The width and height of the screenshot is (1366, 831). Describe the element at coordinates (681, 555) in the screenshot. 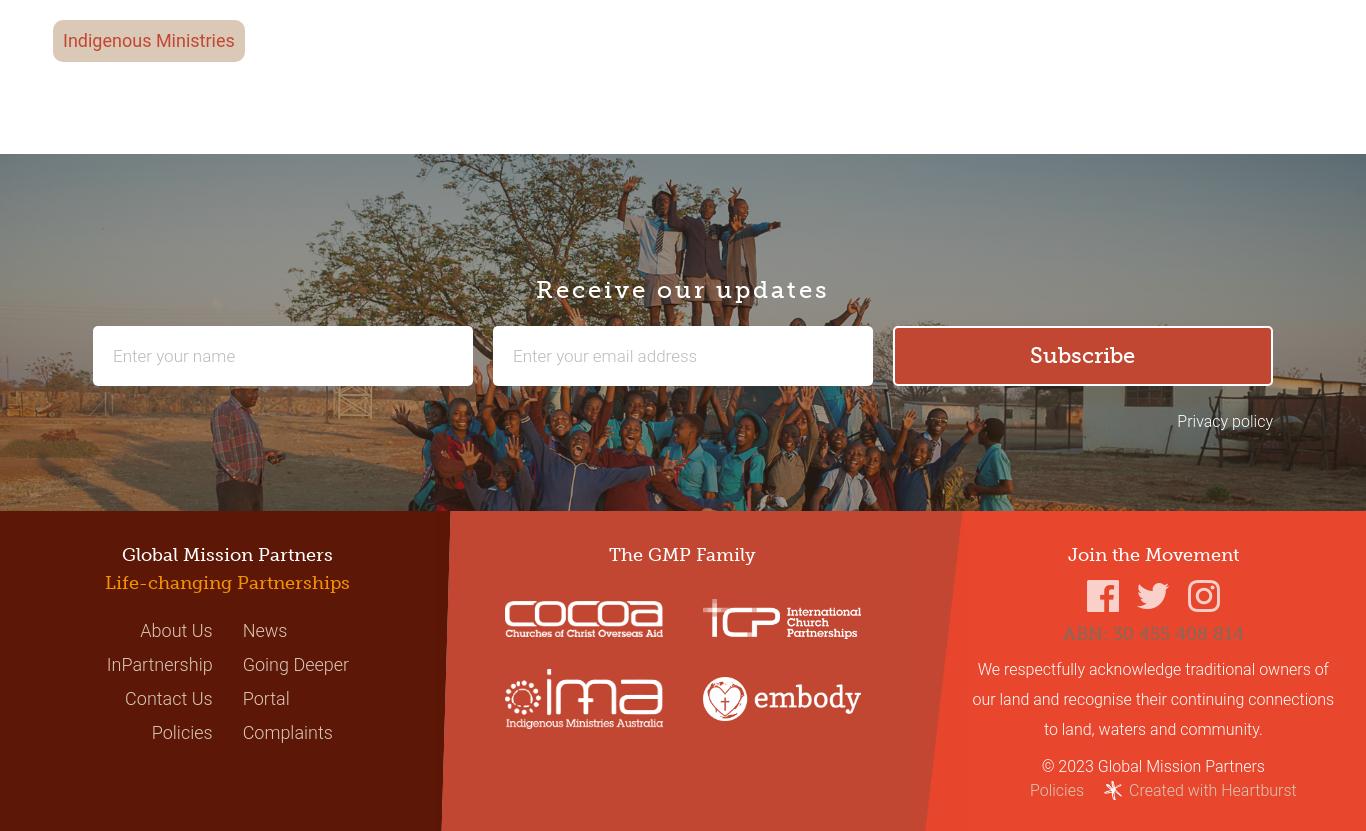

I see `'The GMP Family'` at that location.